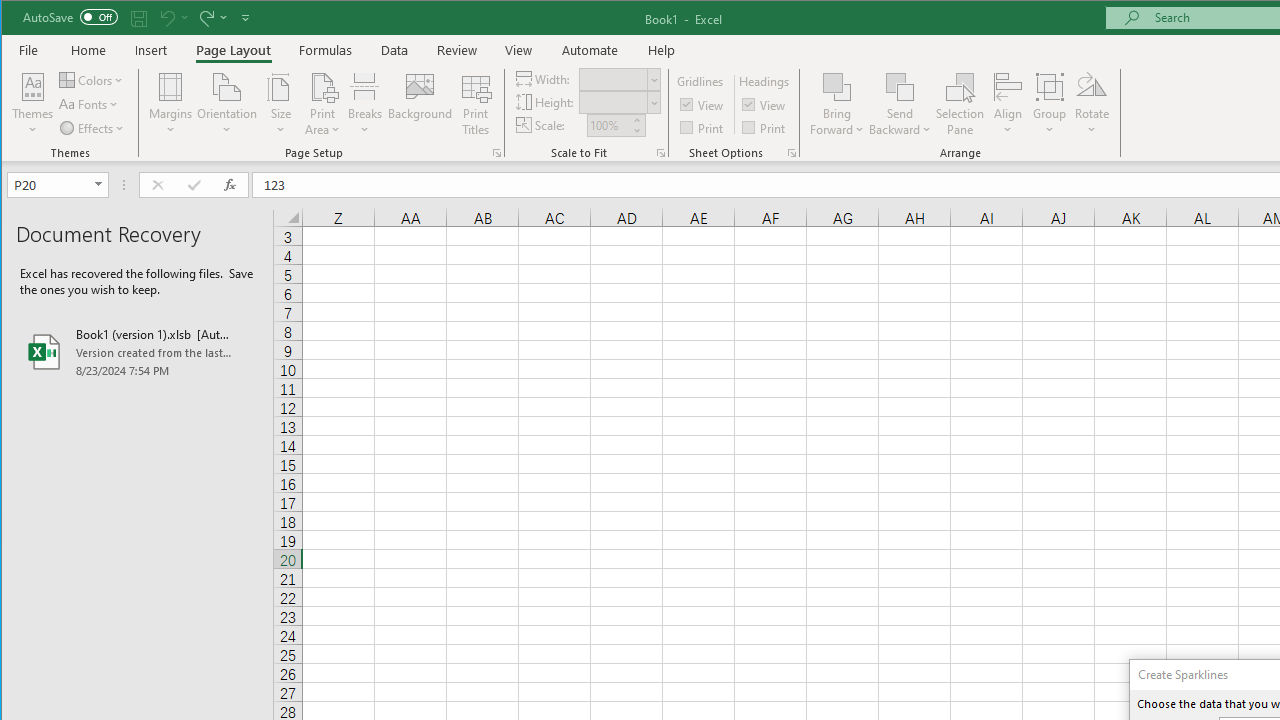  Describe the element at coordinates (89, 104) in the screenshot. I see `'Fonts'` at that location.